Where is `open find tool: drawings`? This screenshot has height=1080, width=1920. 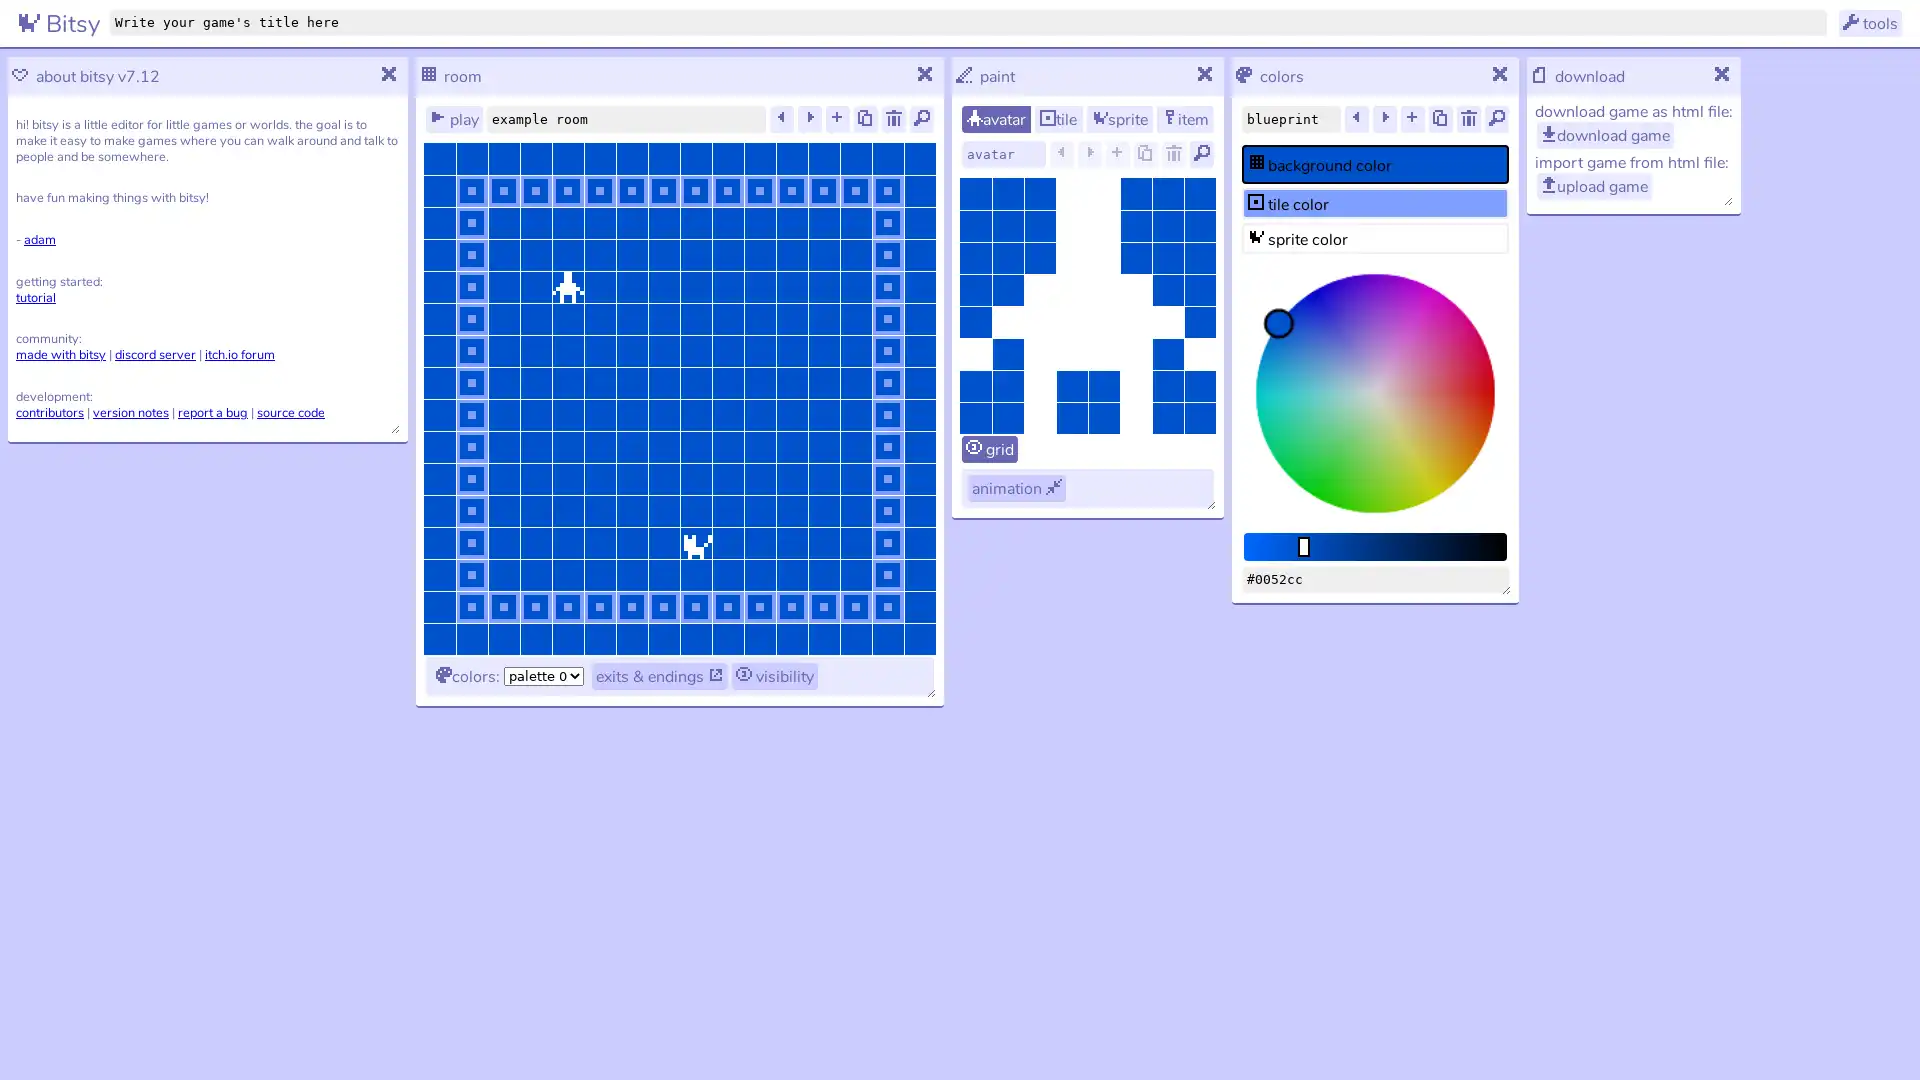 open find tool: drawings is located at coordinates (1200, 153).